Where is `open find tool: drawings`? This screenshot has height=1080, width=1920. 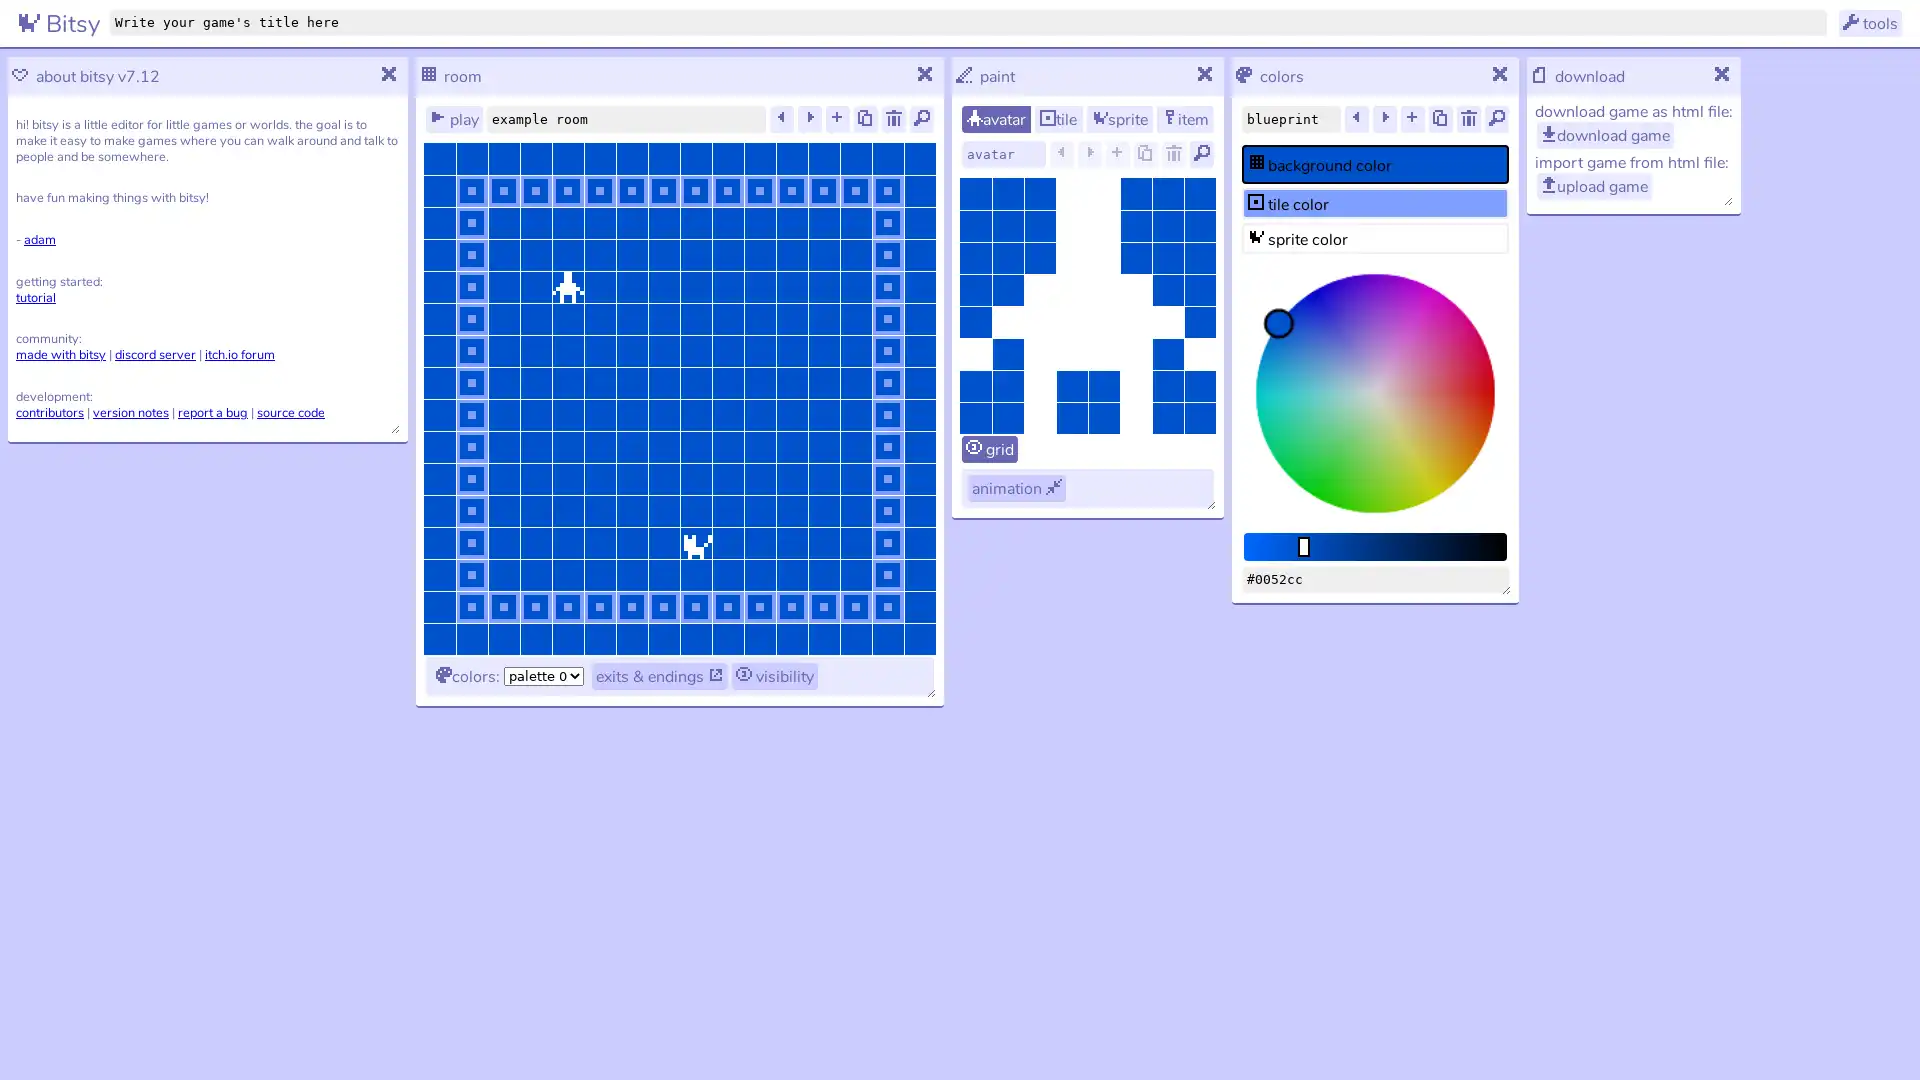 open find tool: drawings is located at coordinates (1200, 153).